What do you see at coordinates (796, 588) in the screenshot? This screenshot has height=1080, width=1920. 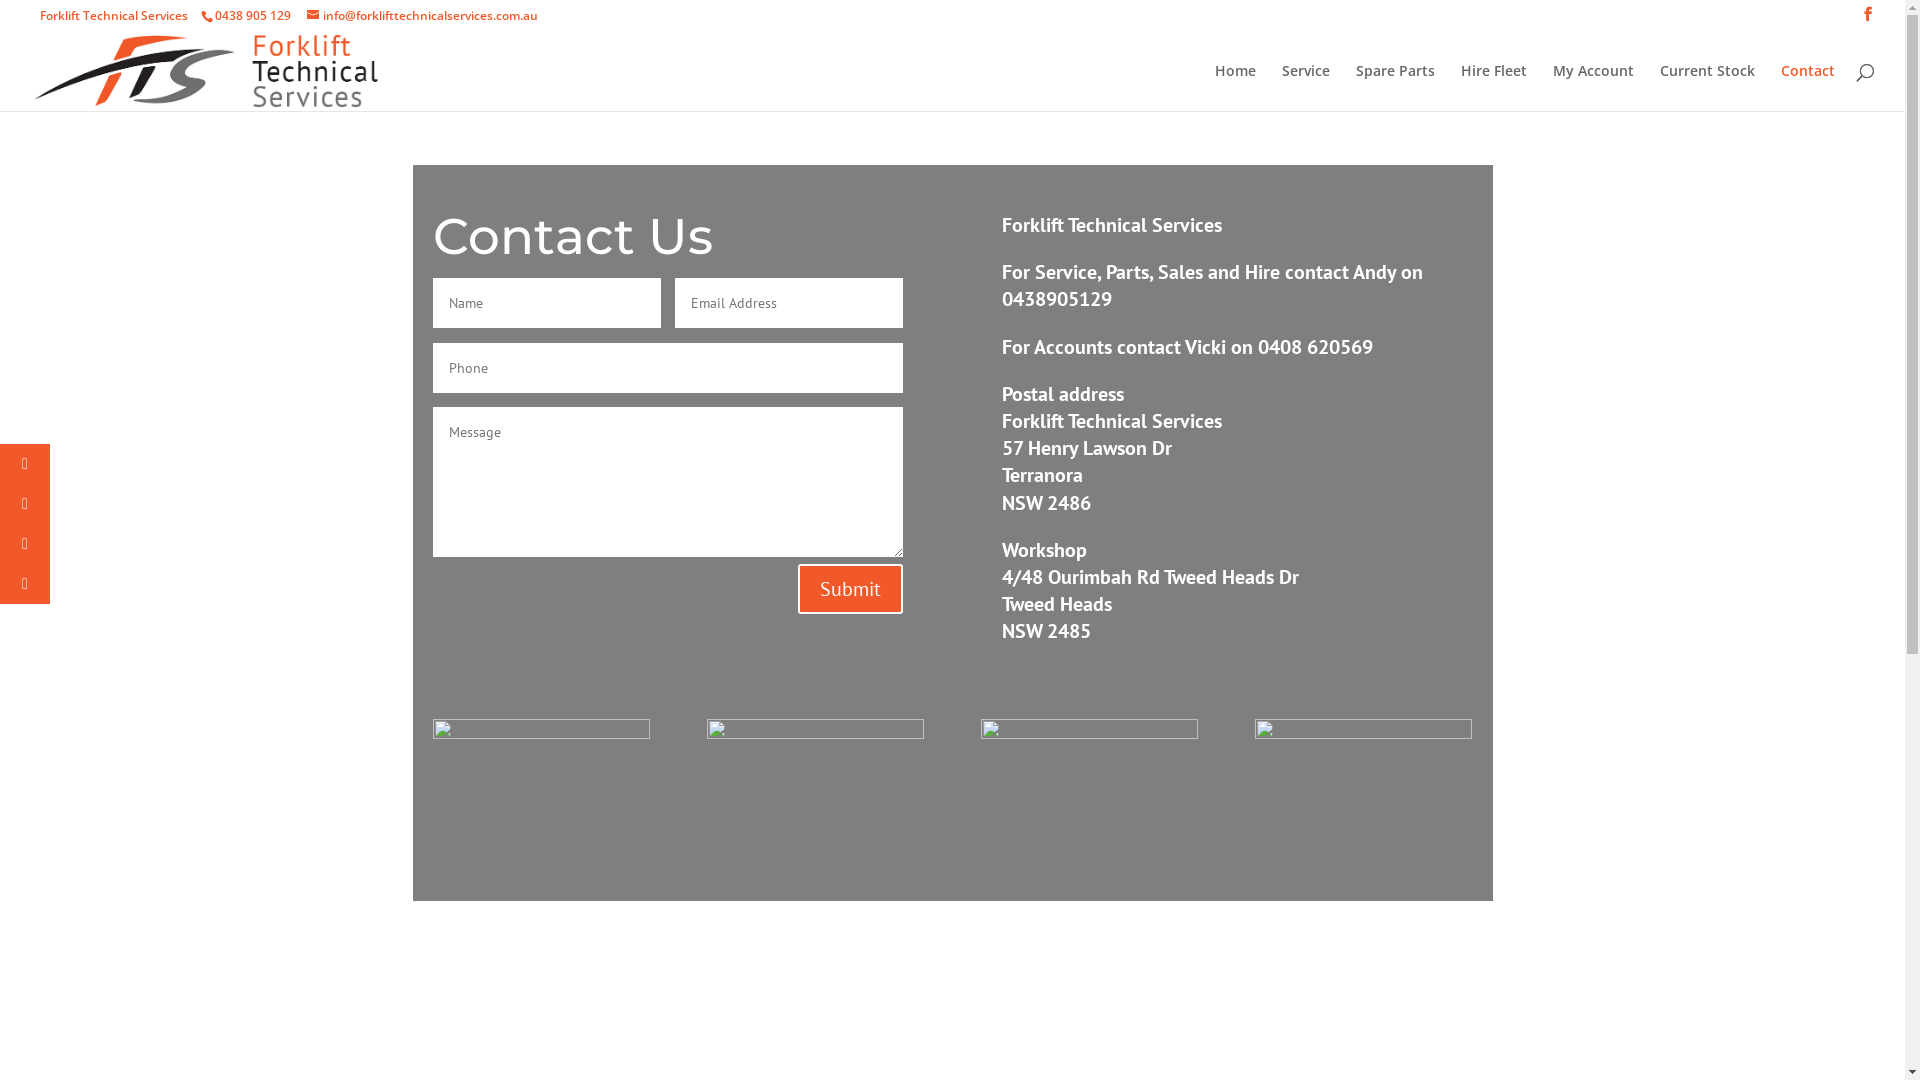 I see `'Submit'` at bounding box center [796, 588].